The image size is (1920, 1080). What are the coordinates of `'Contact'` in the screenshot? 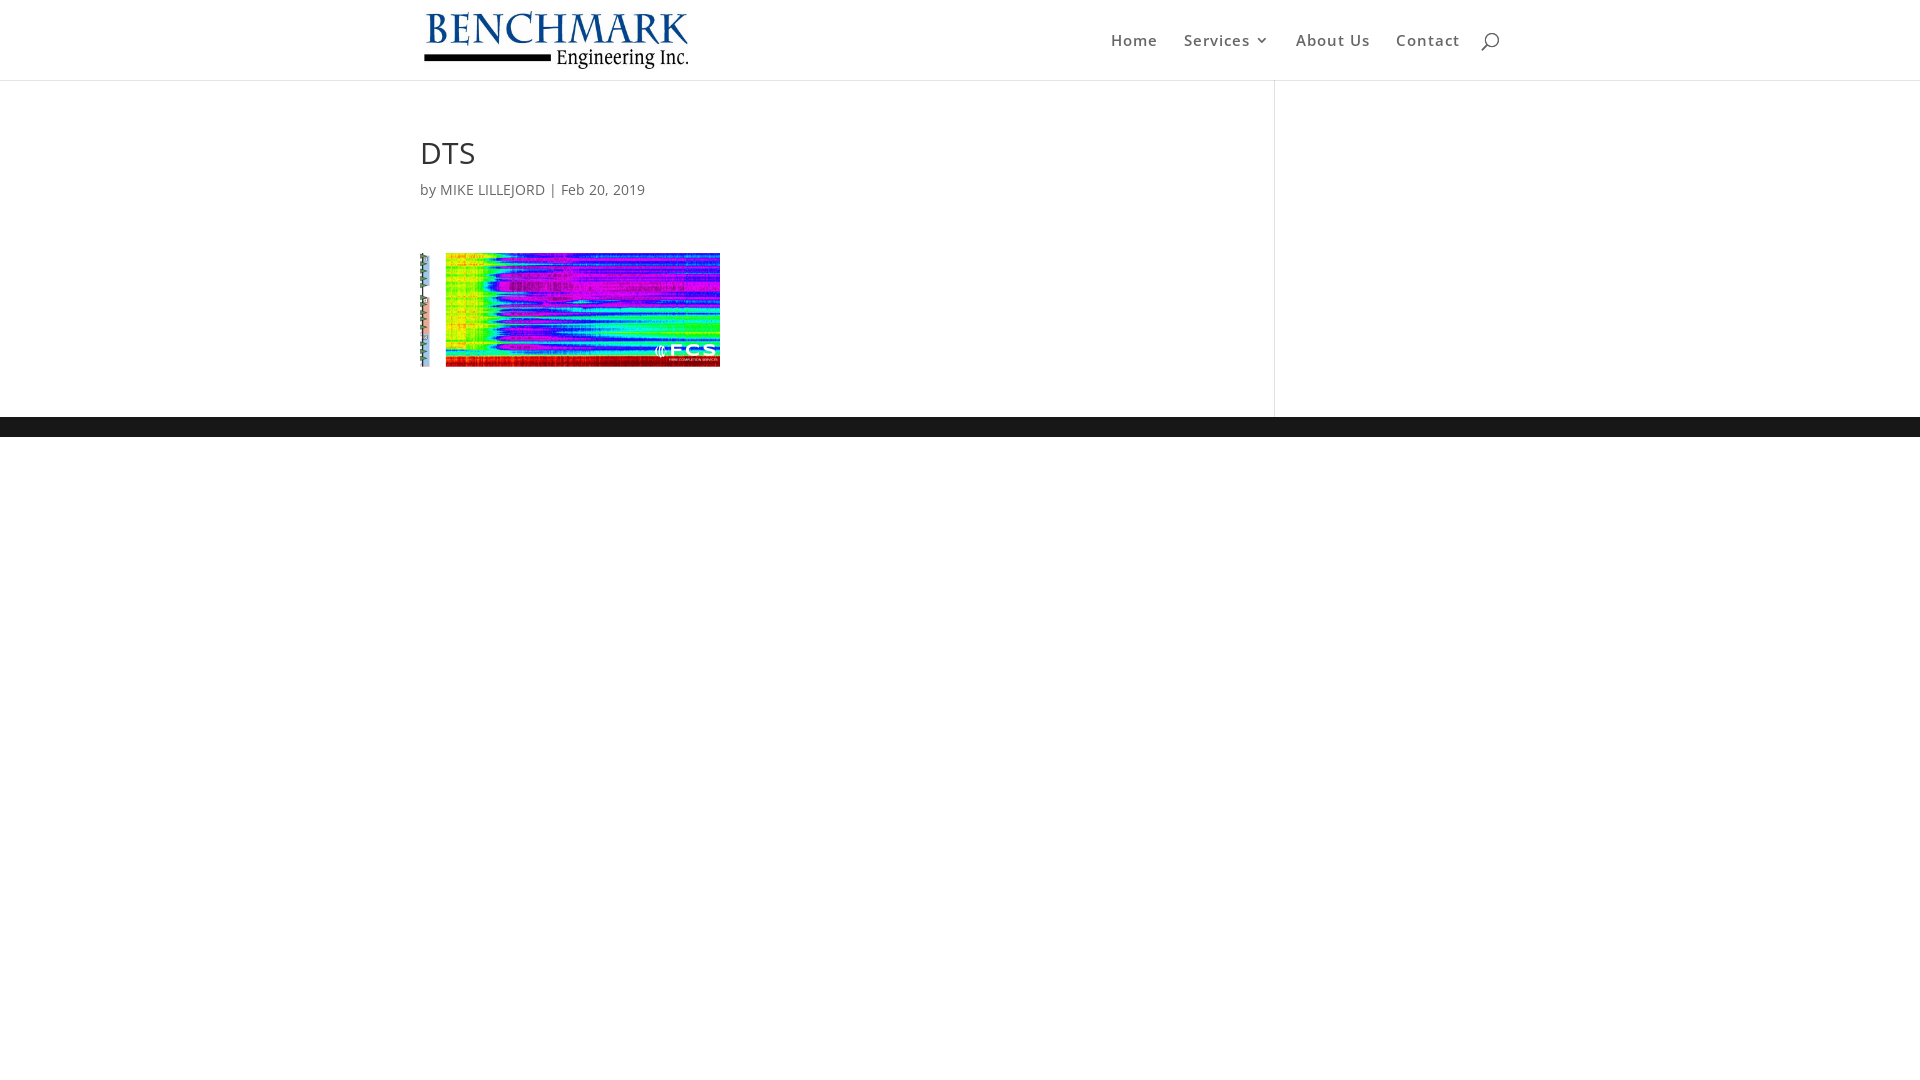 It's located at (1426, 55).